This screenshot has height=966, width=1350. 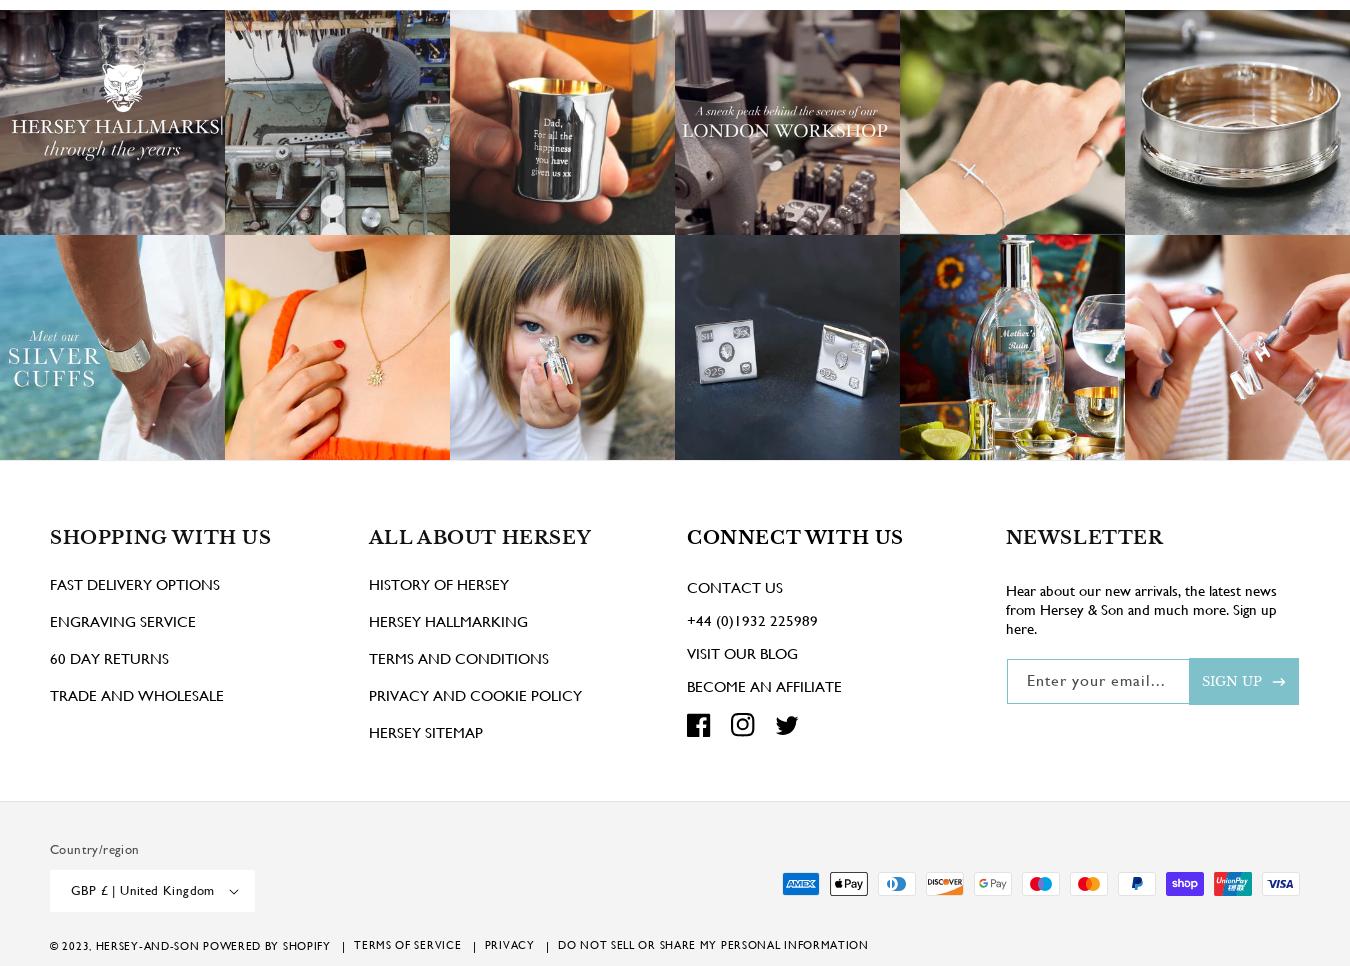 I want to click on 'GBP
      £ | United Kingdom', so click(x=142, y=918).